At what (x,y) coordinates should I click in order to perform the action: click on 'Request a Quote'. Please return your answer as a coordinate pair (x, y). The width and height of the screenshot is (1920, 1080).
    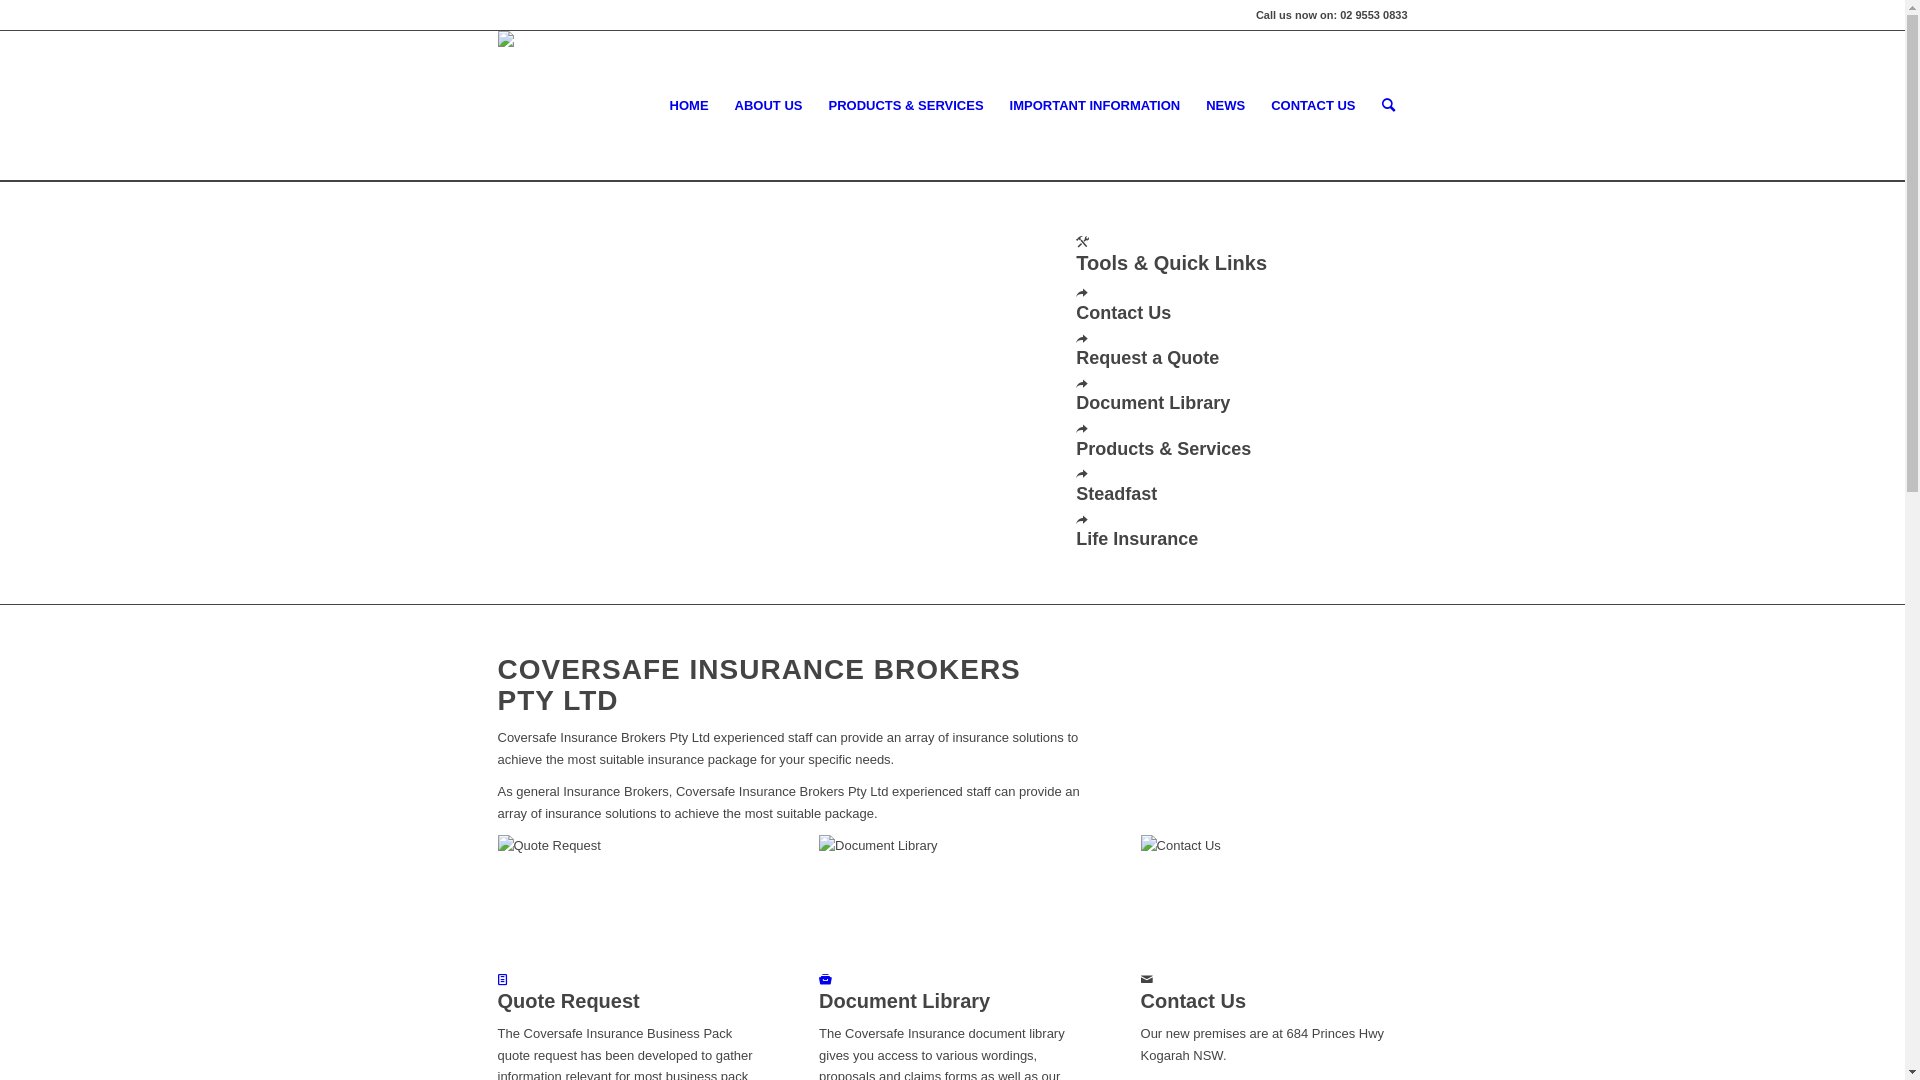
    Looking at the image, I should click on (1147, 357).